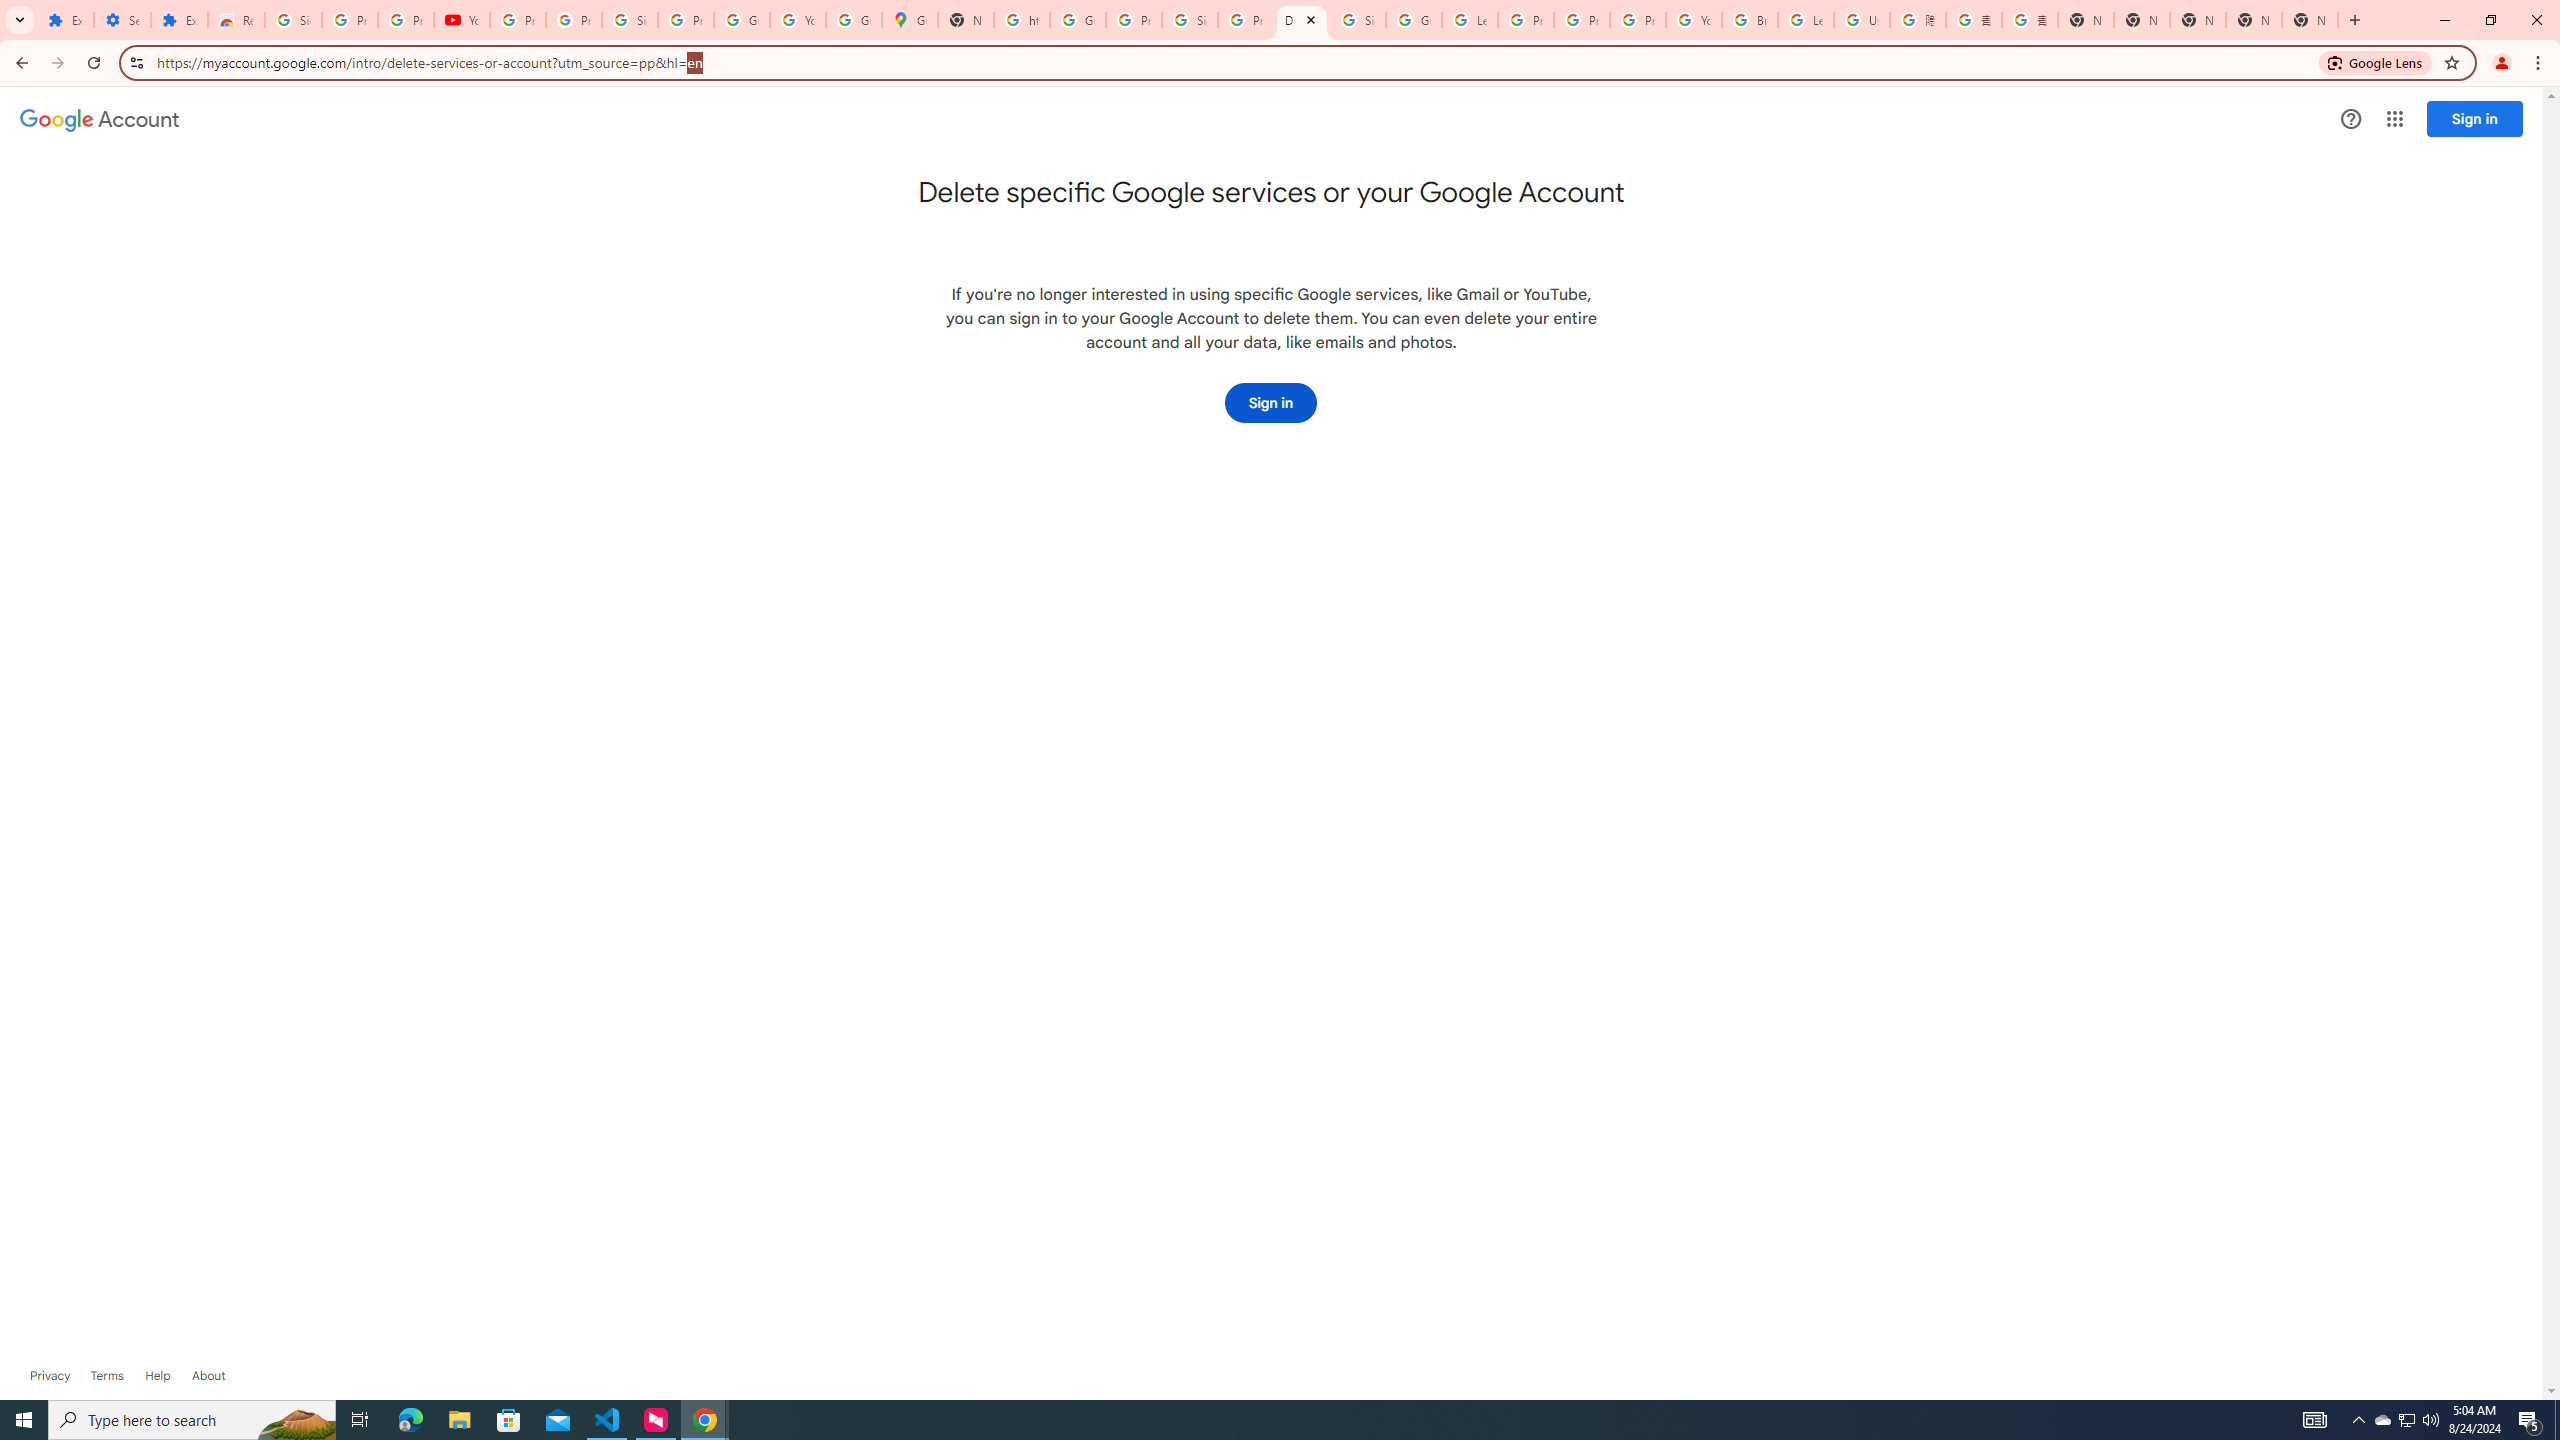 This screenshot has height=1440, width=2560. What do you see at coordinates (909, 19) in the screenshot?
I see `'Google Maps'` at bounding box center [909, 19].